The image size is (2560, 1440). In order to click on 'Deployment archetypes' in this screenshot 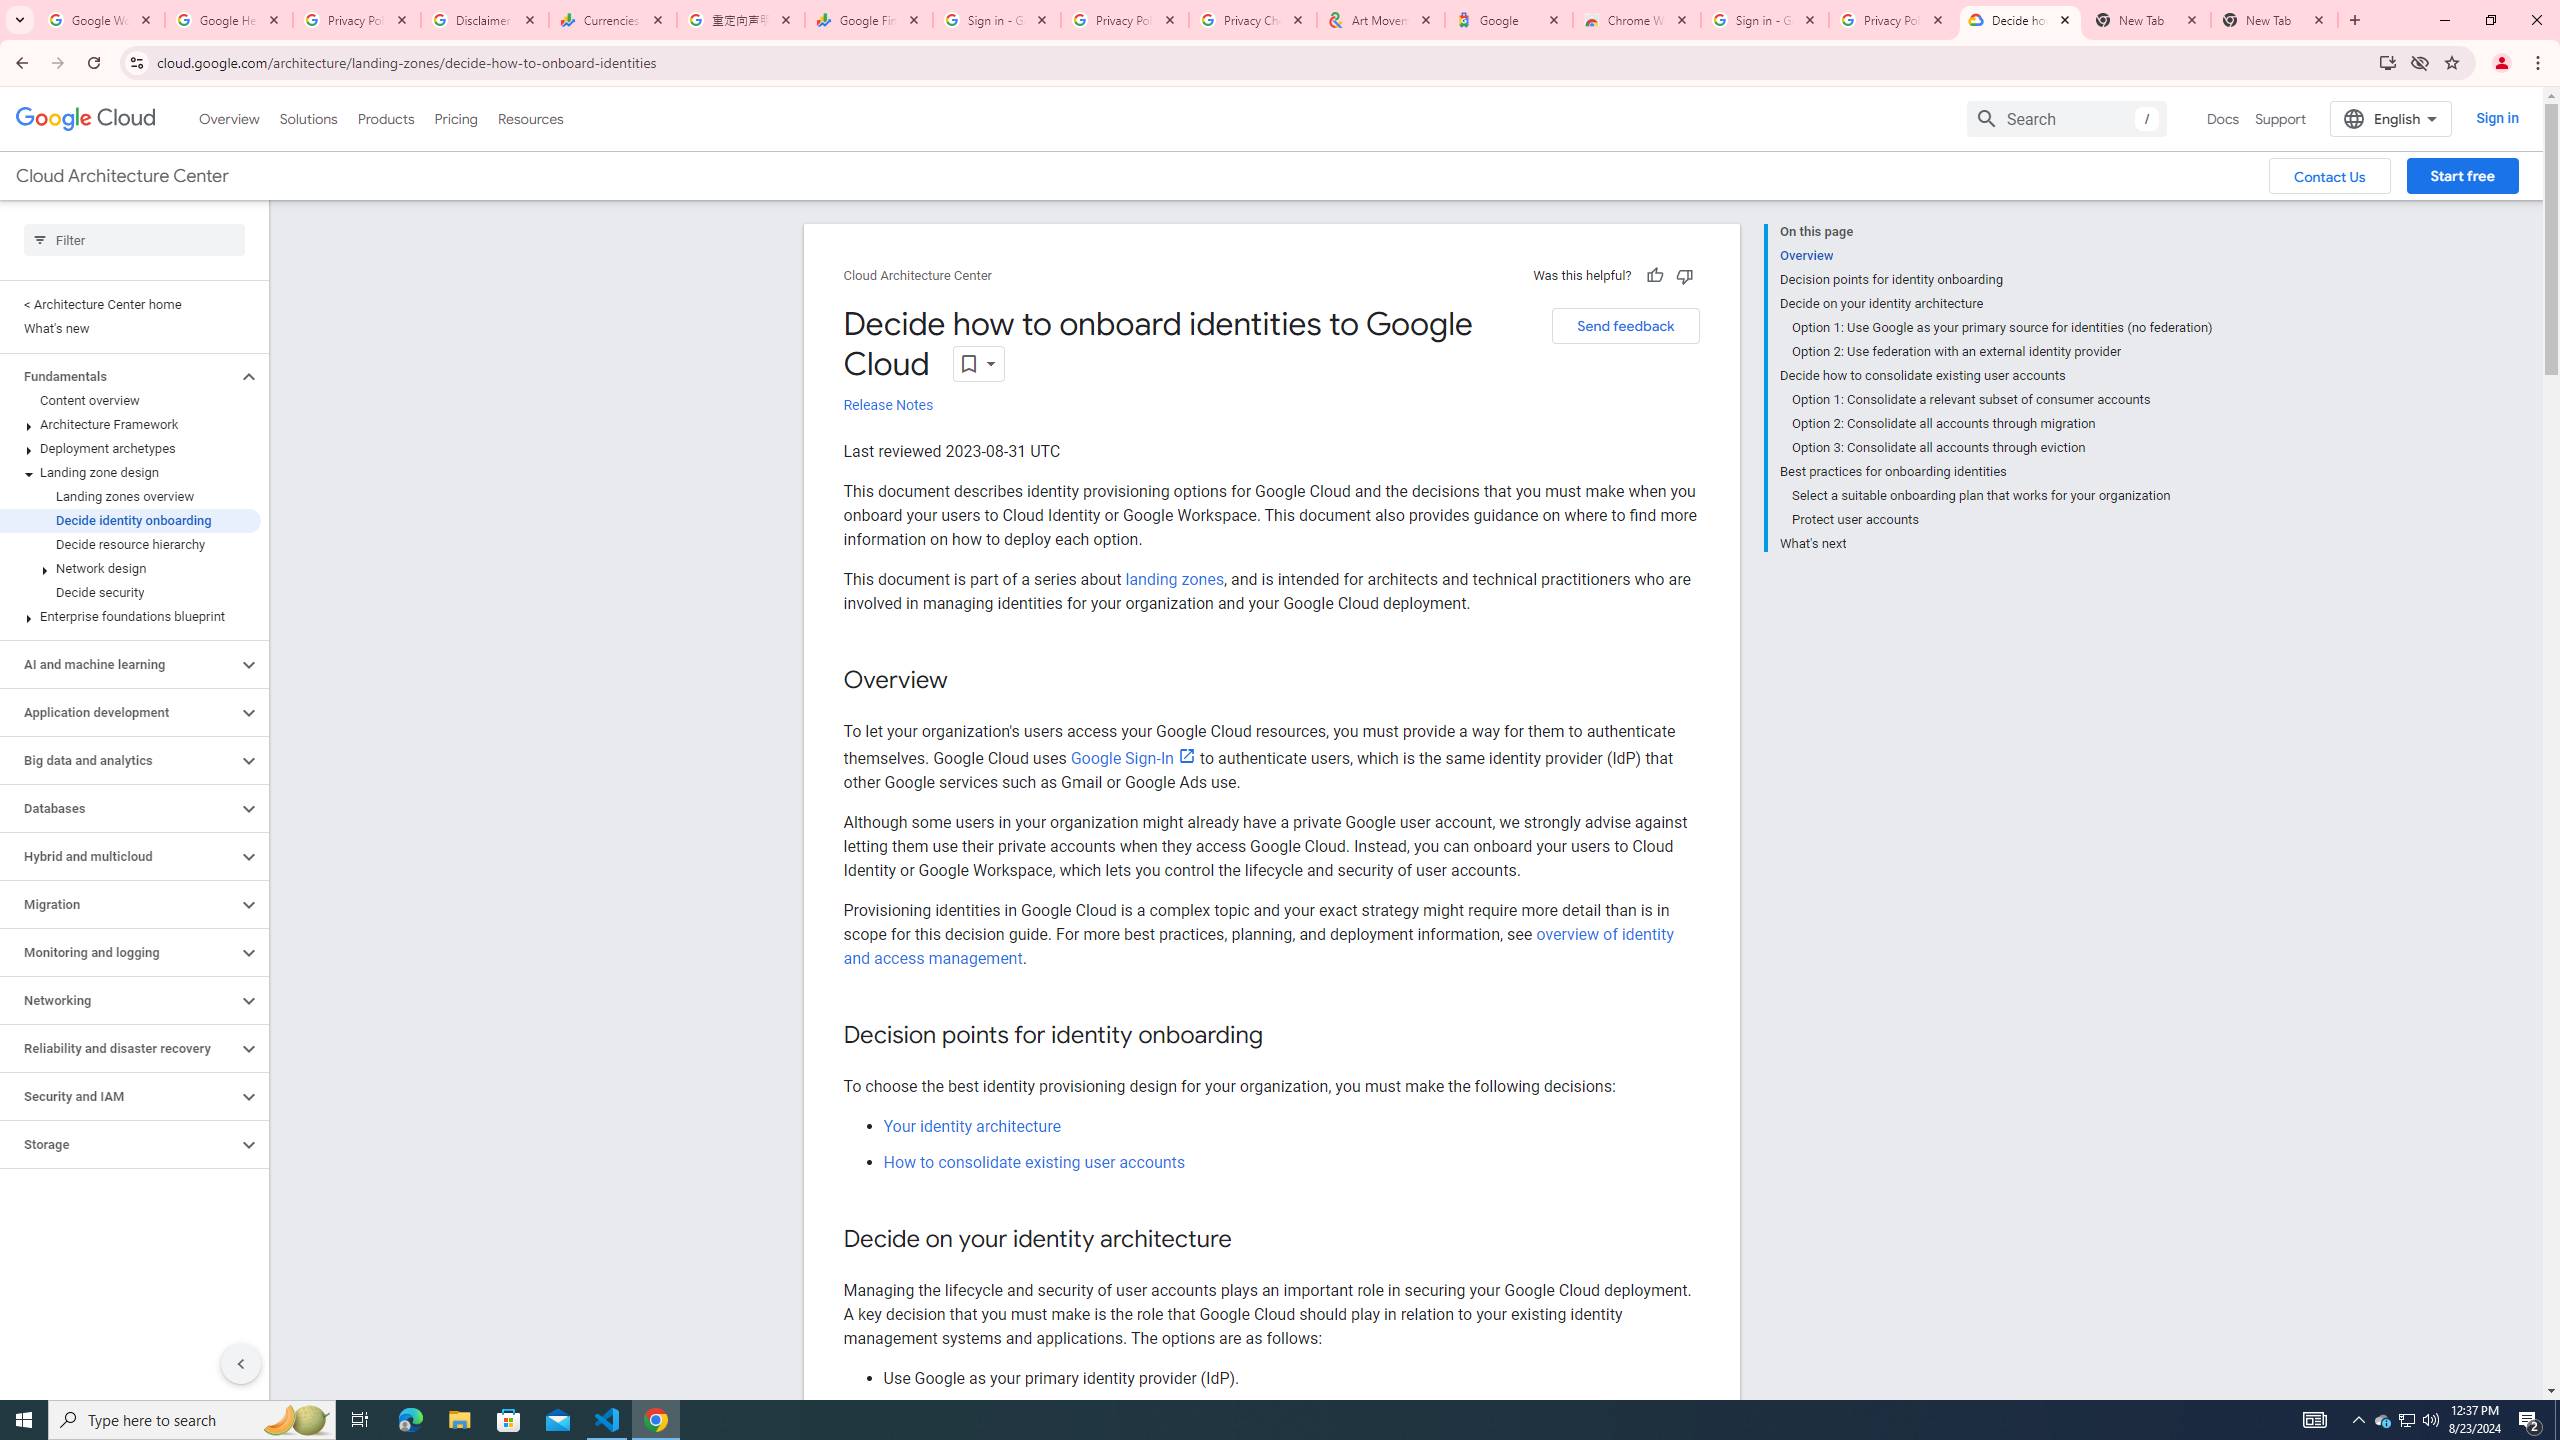, I will do `click(130, 448)`.